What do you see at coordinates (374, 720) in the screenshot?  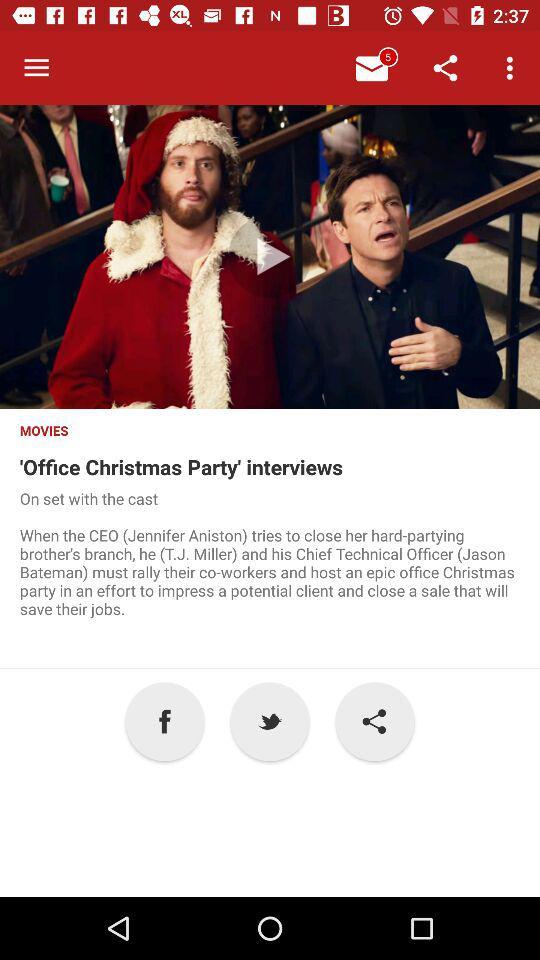 I see `the item next to the p` at bounding box center [374, 720].